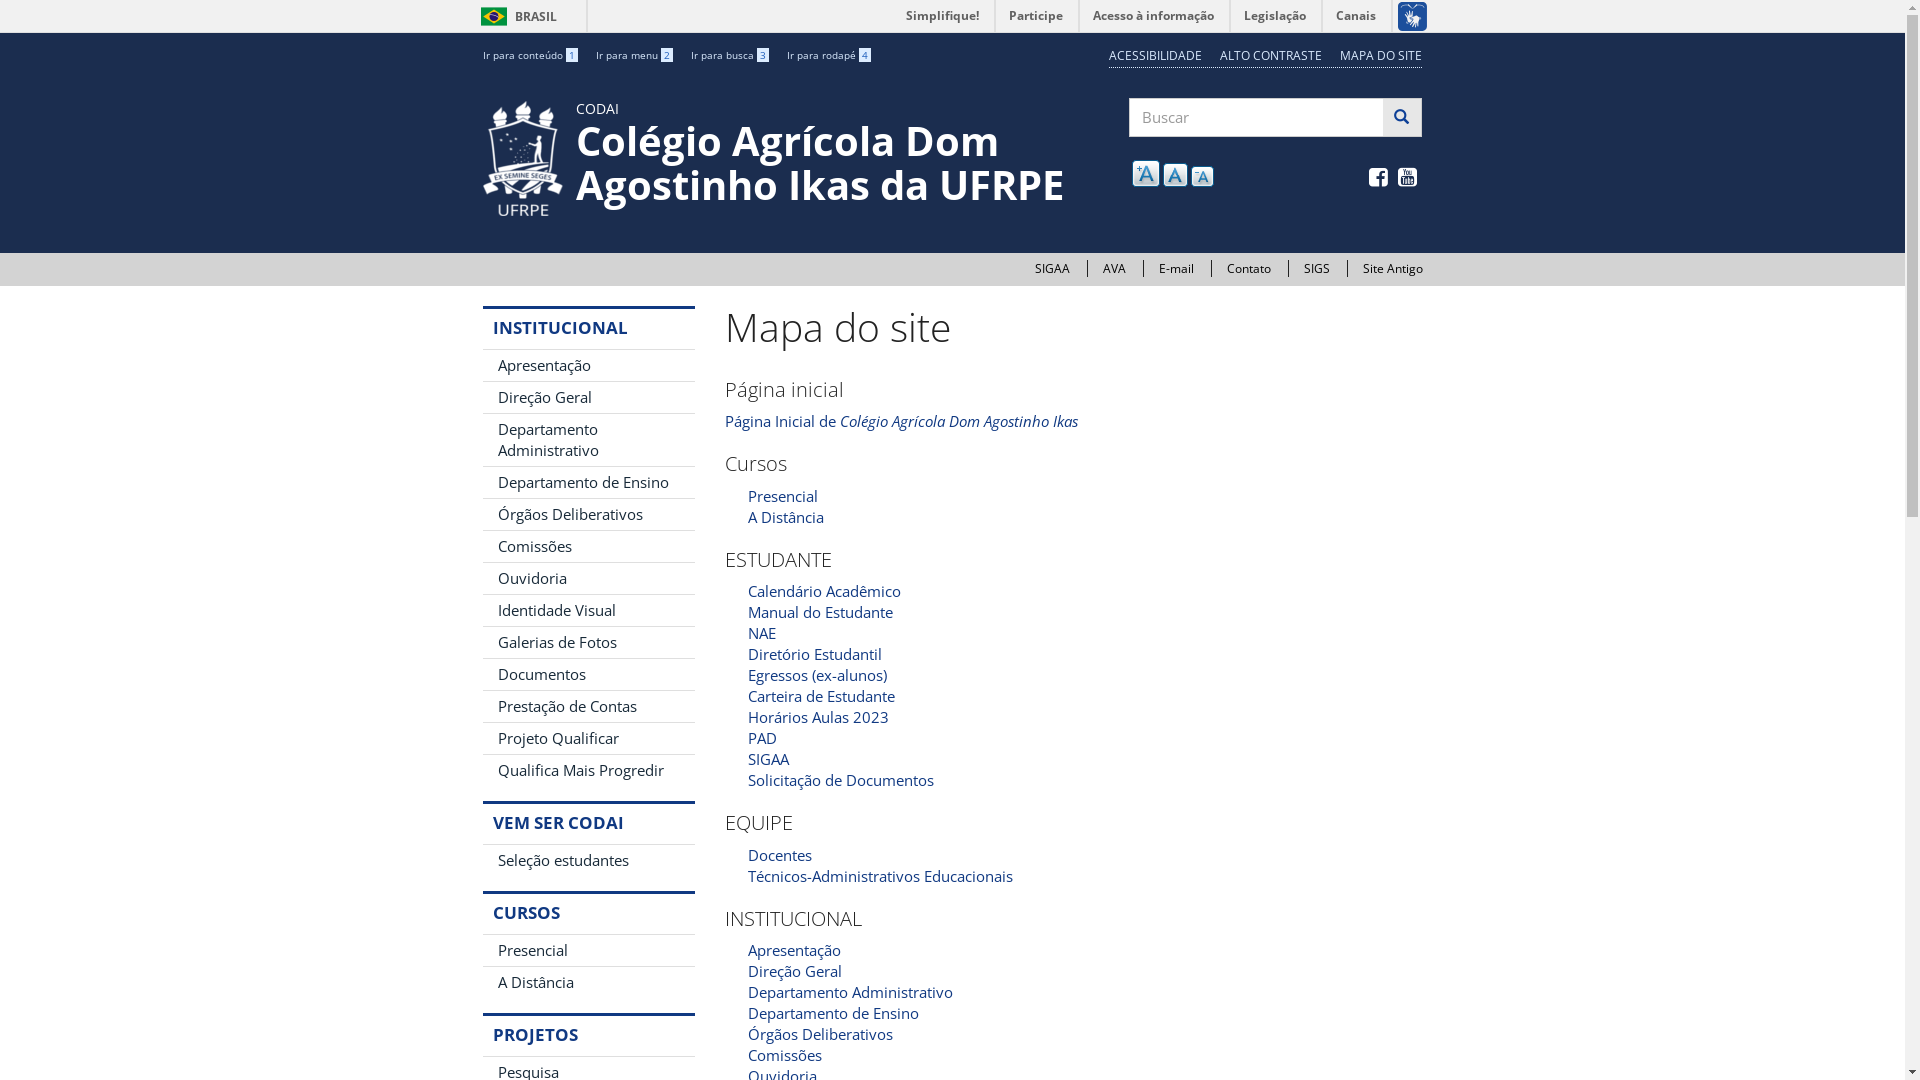 The image size is (1920, 1080). Describe the element at coordinates (781, 495) in the screenshot. I see `'Presencial'` at that location.